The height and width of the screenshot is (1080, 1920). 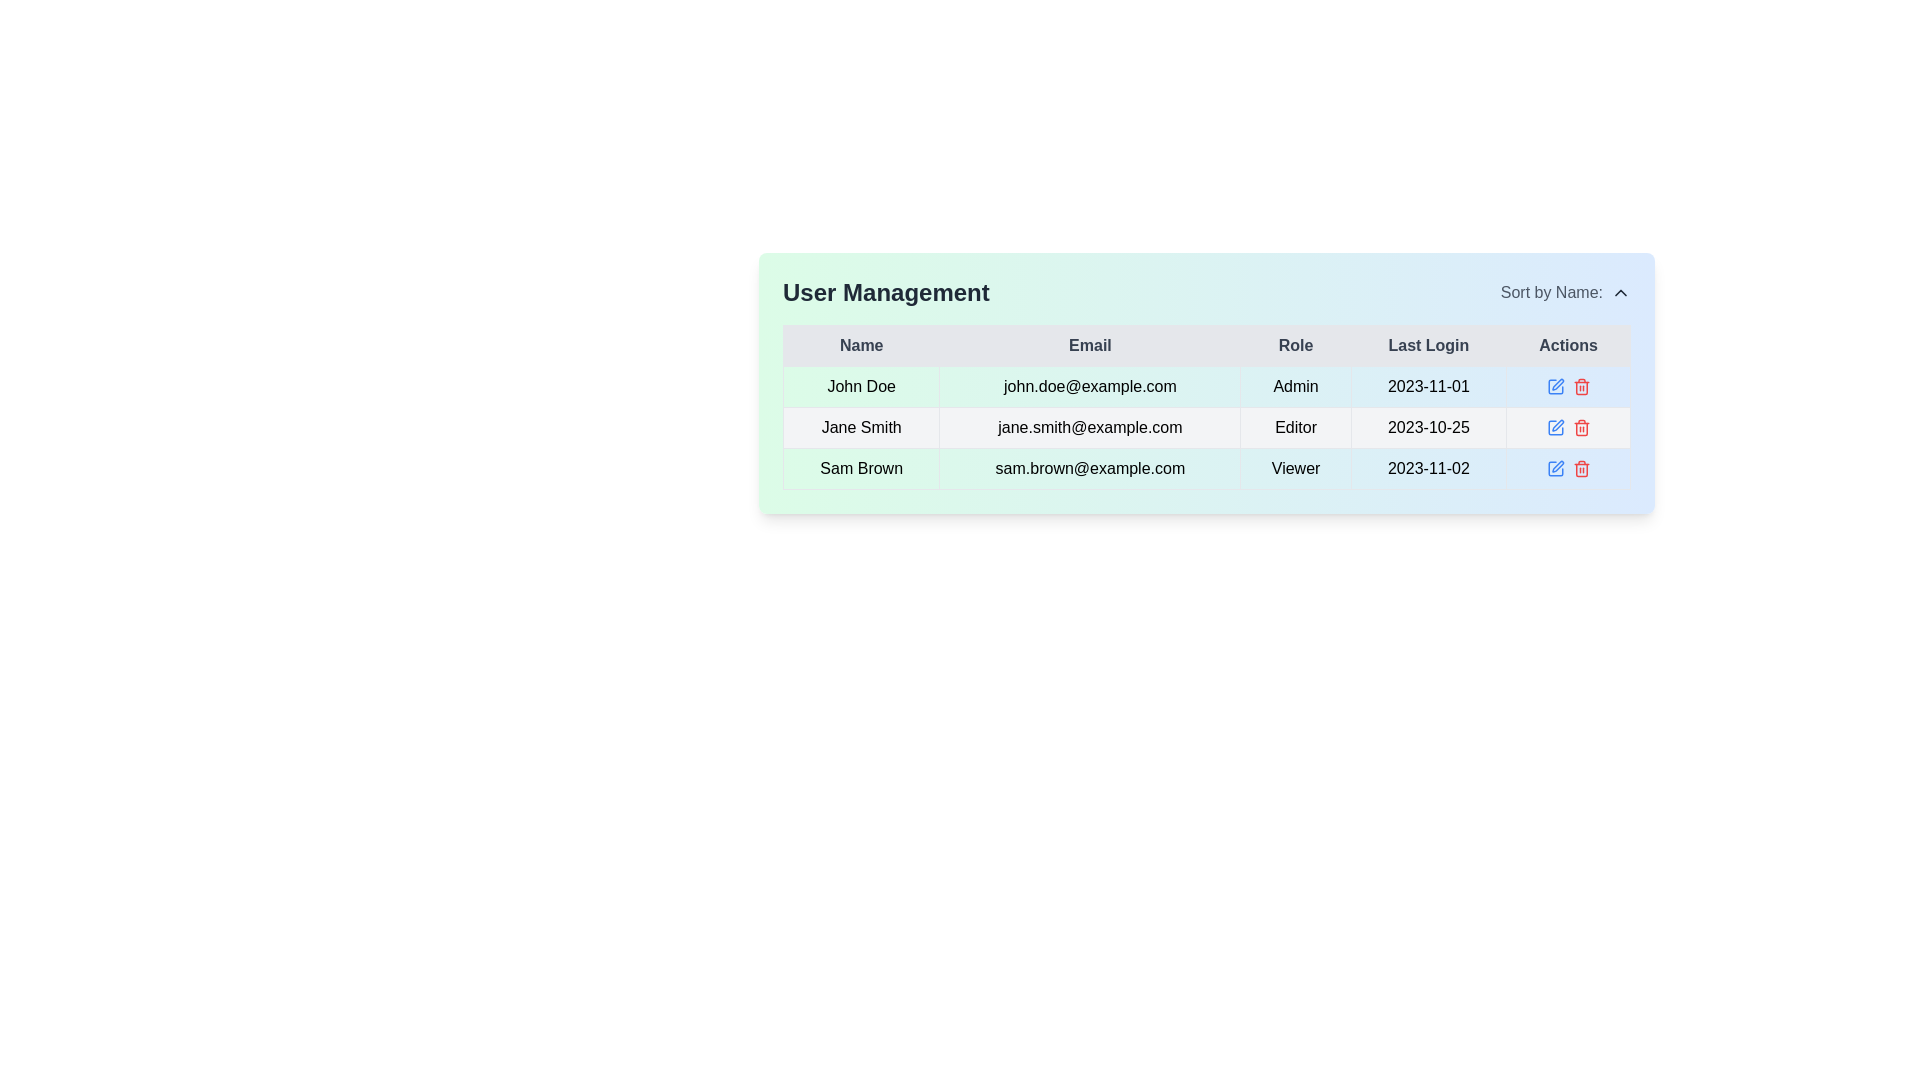 What do you see at coordinates (1621, 293) in the screenshot?
I see `the upward-pointing chevron icon located on the right side of the 'Sort by Name:' label in the 'User Management' section` at bounding box center [1621, 293].